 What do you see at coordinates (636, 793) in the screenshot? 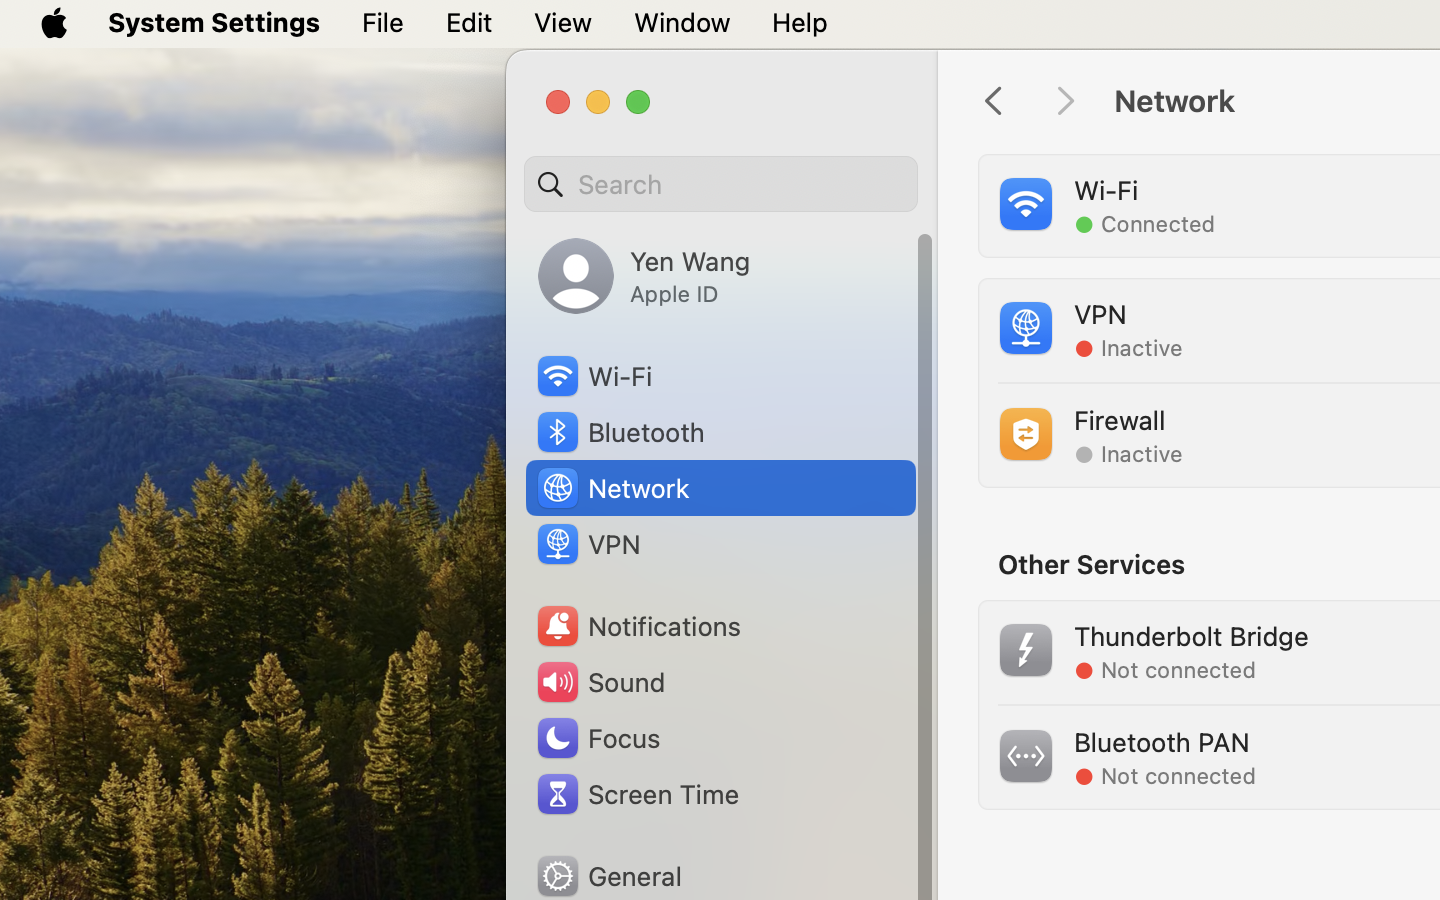
I see `'Screen Time'` at bounding box center [636, 793].